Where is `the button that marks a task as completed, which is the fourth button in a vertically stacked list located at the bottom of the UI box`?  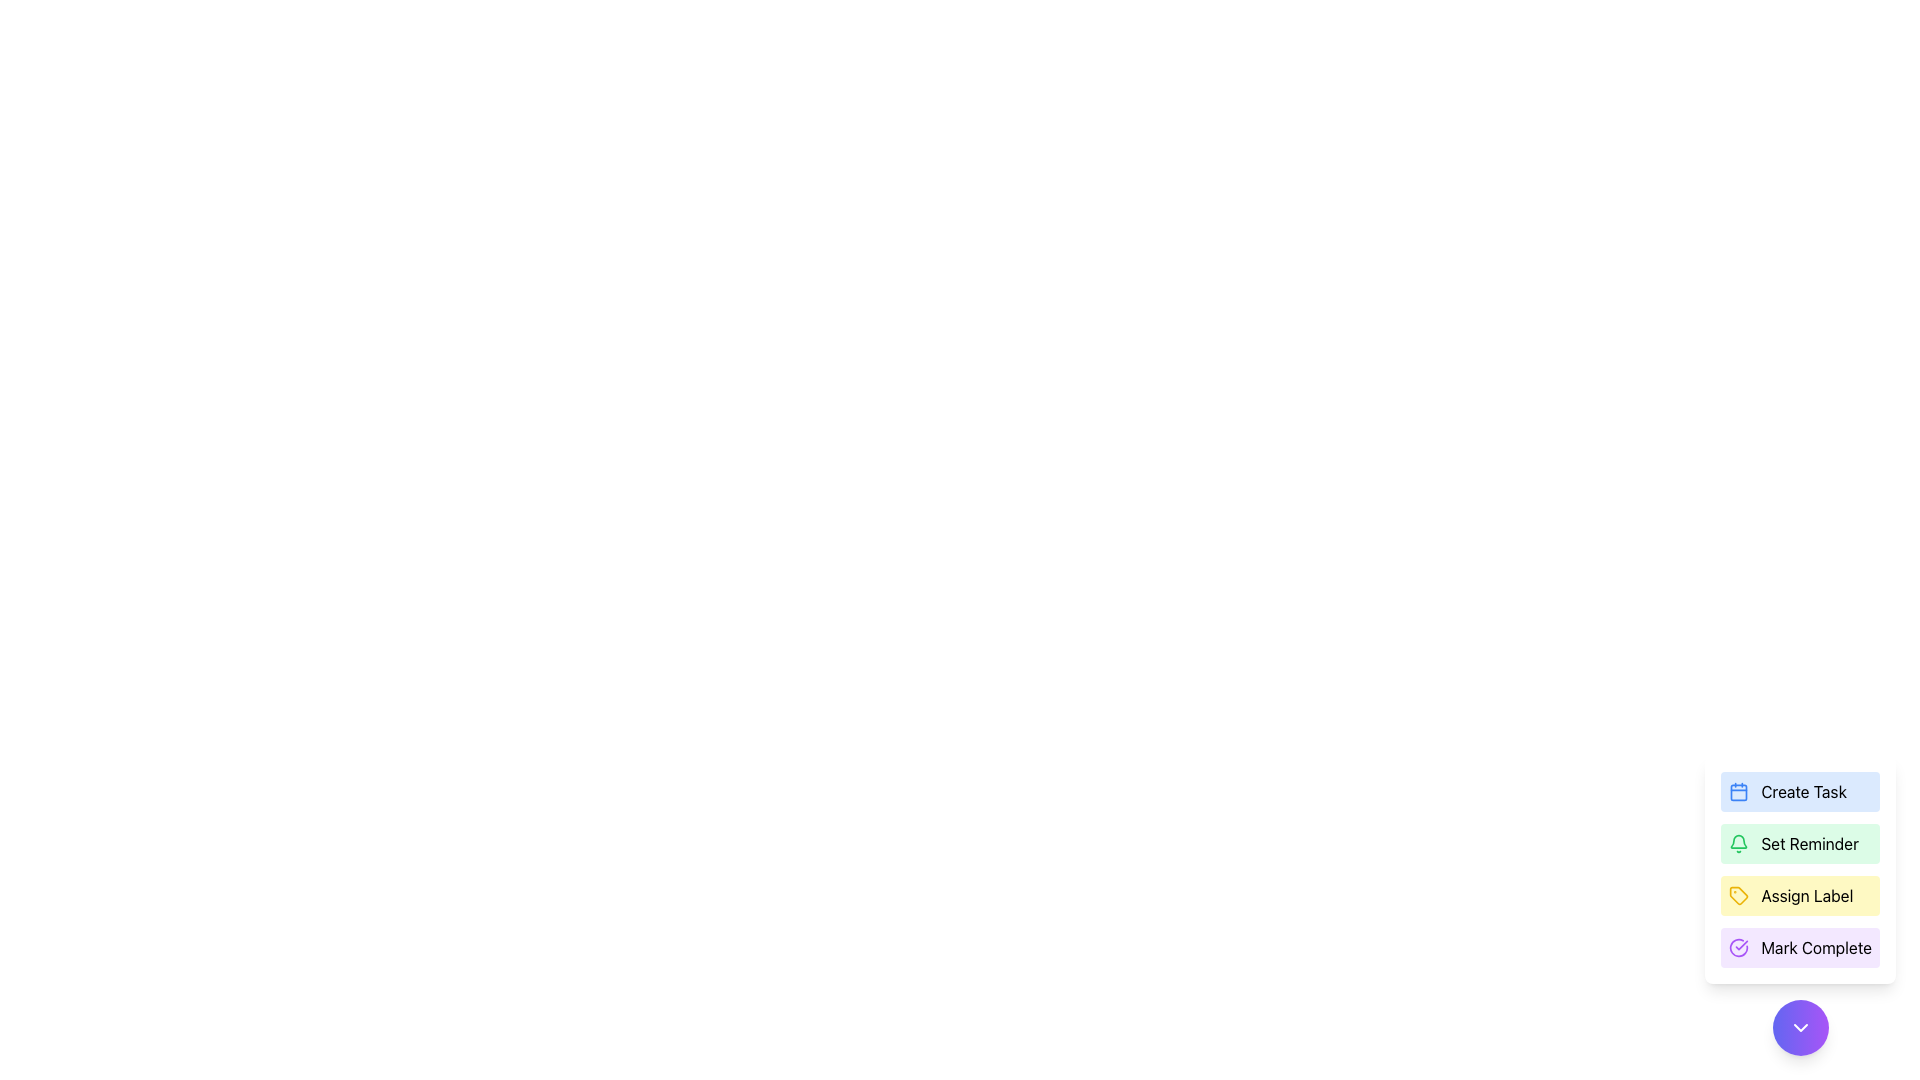
the button that marks a task as completed, which is the fourth button in a vertically stacked list located at the bottom of the UI box is located at coordinates (1800, 947).